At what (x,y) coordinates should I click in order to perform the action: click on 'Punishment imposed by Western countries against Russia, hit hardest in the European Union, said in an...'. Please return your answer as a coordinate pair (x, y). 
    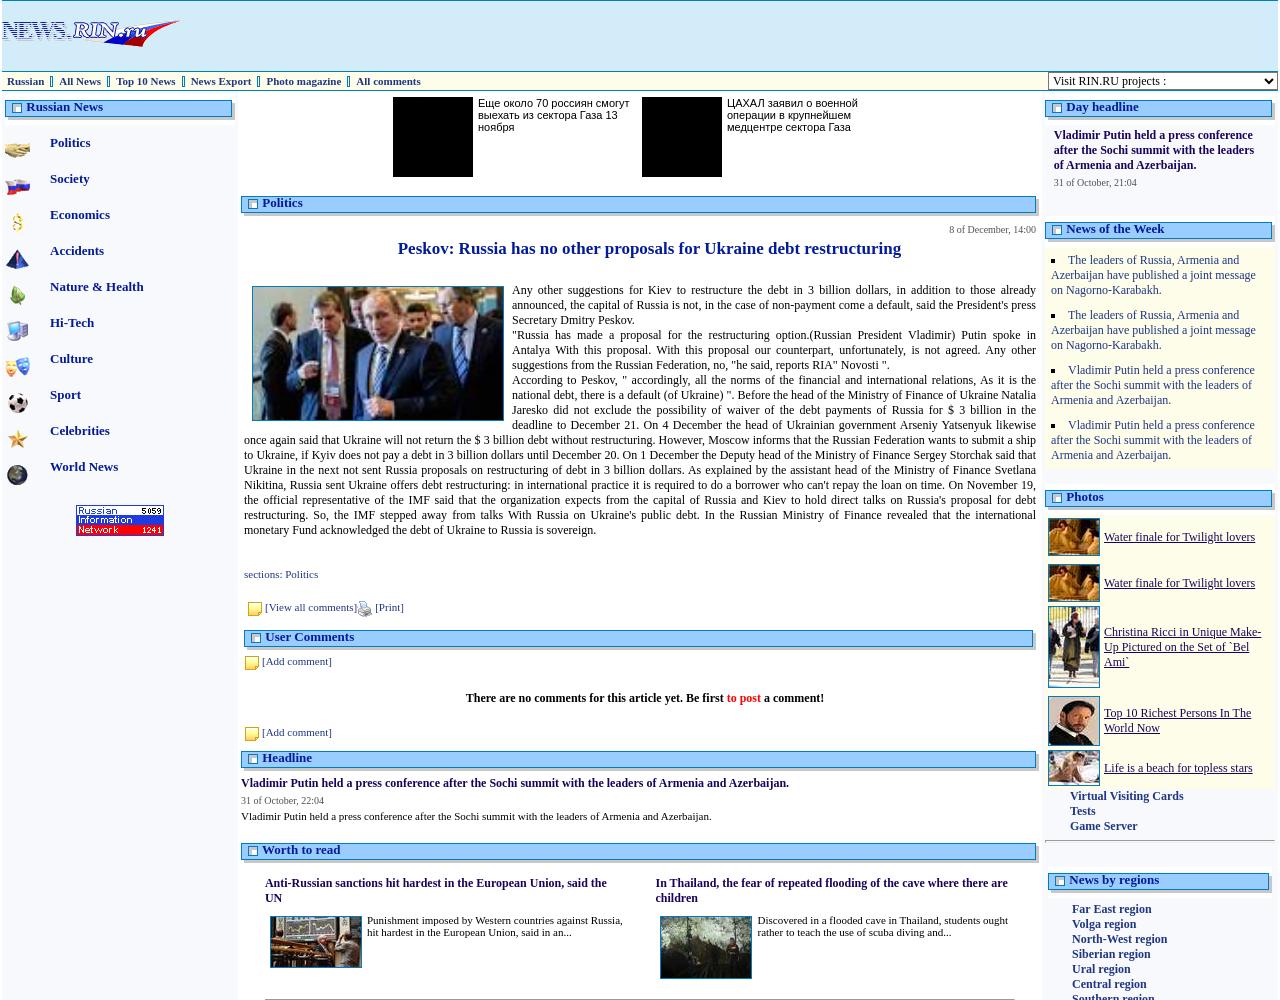
    Looking at the image, I should click on (493, 926).